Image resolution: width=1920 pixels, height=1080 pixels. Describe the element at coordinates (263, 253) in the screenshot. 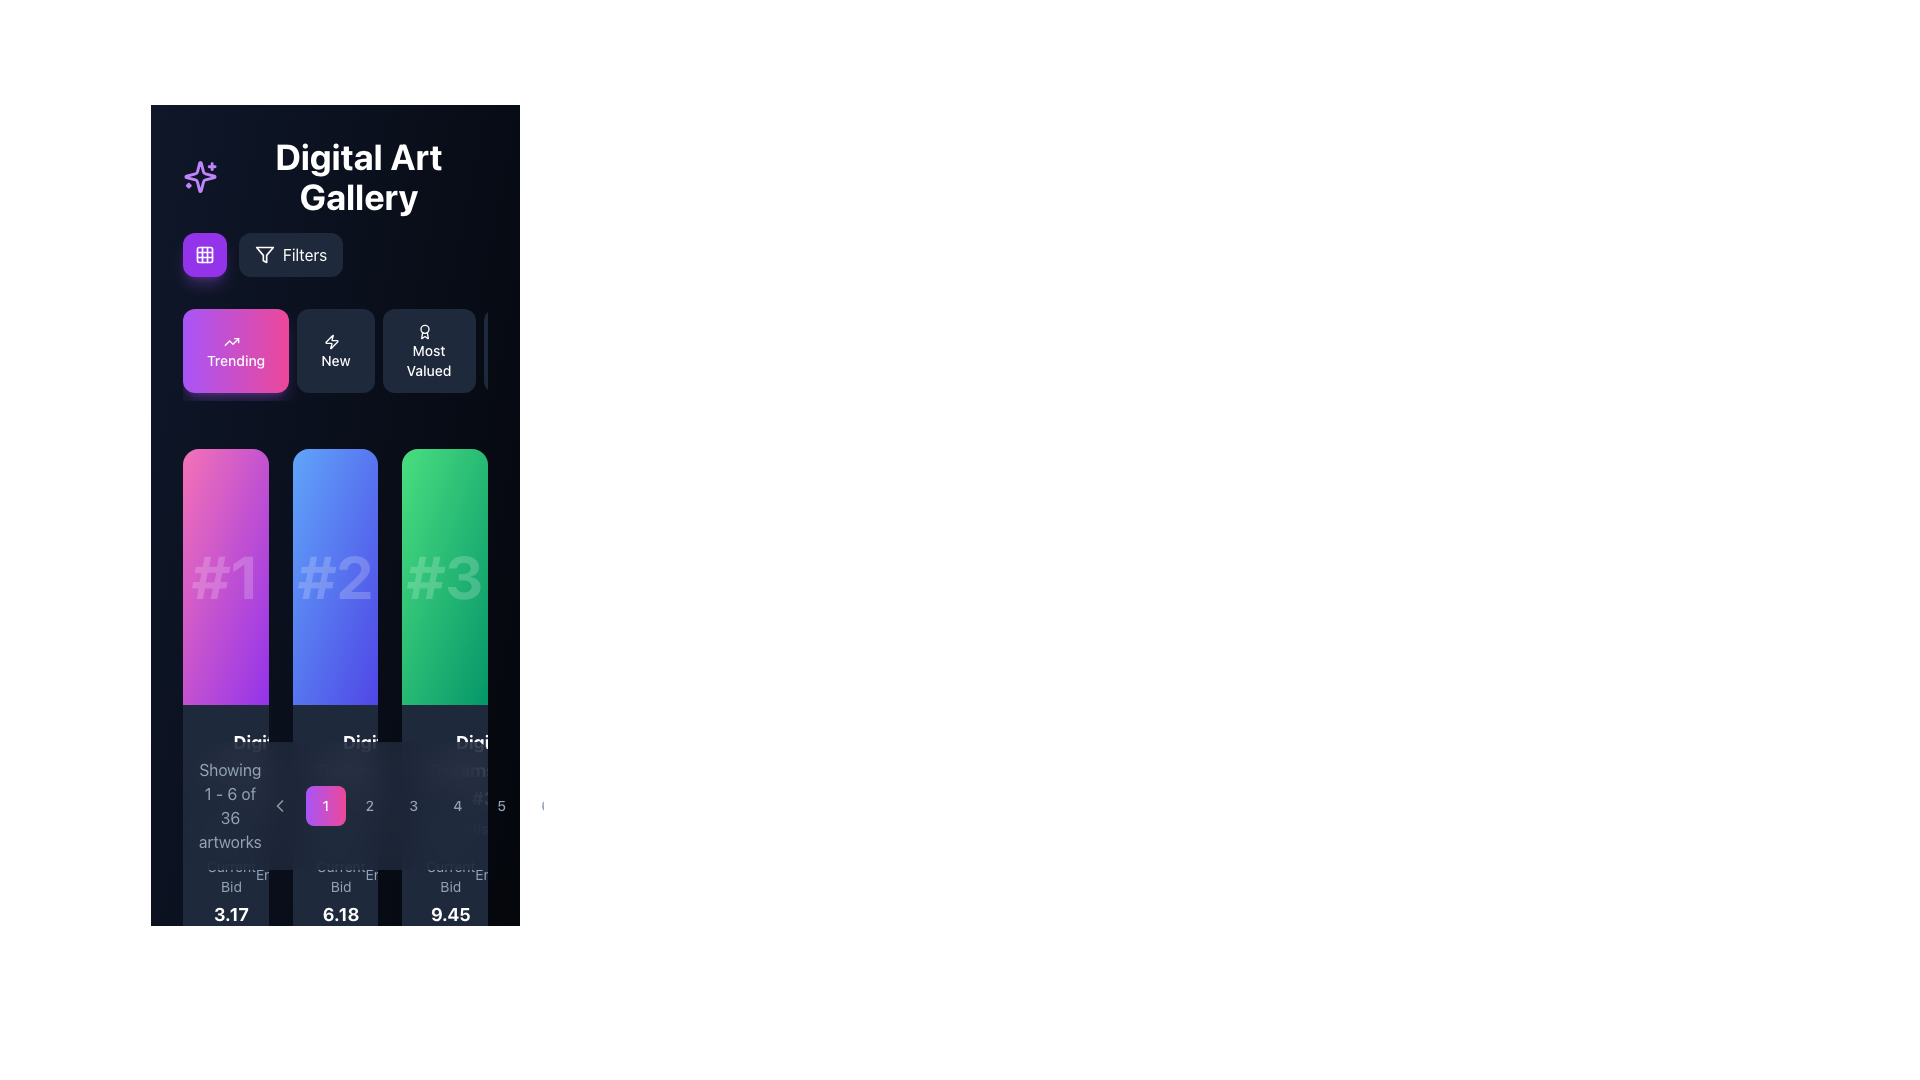

I see `the funnel icon on the 'Filters' button` at that location.